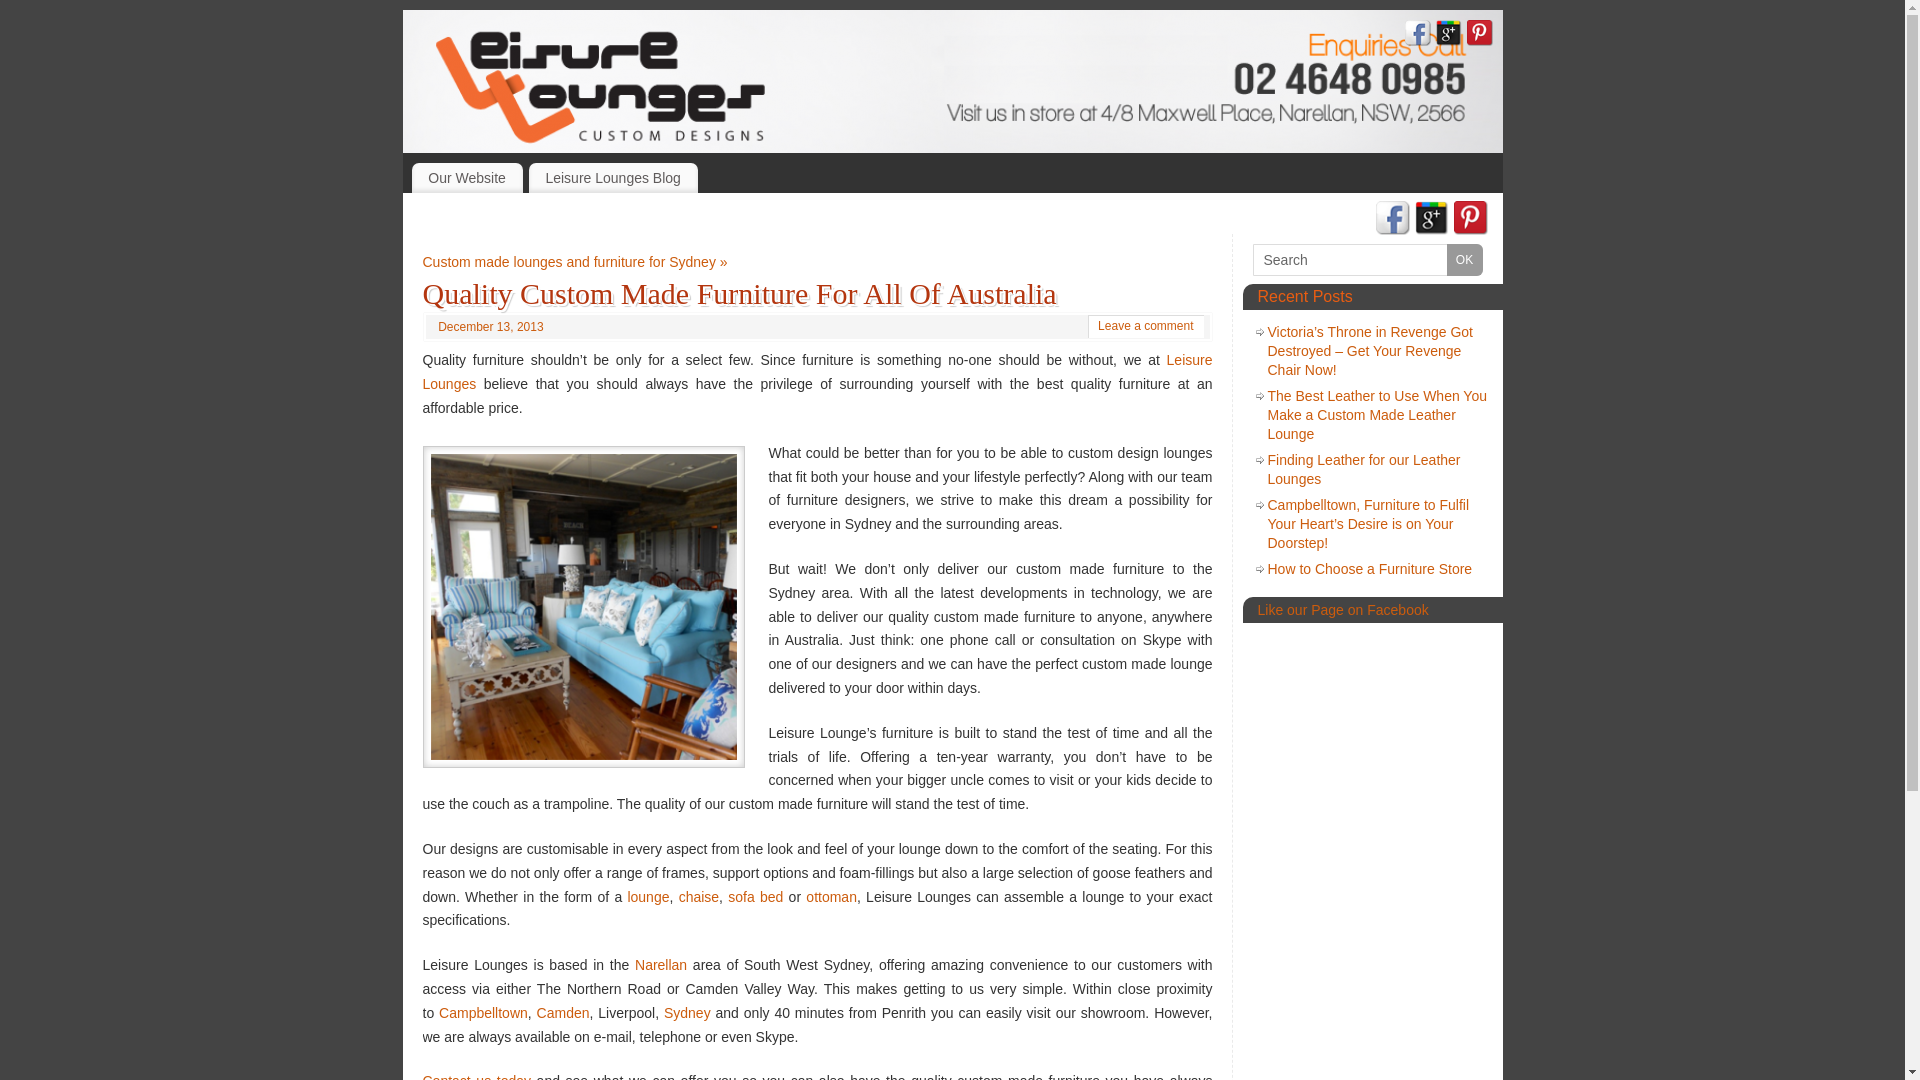 The width and height of the screenshot is (1920, 1080). Describe the element at coordinates (661, 963) in the screenshot. I see `'Narellan'` at that location.